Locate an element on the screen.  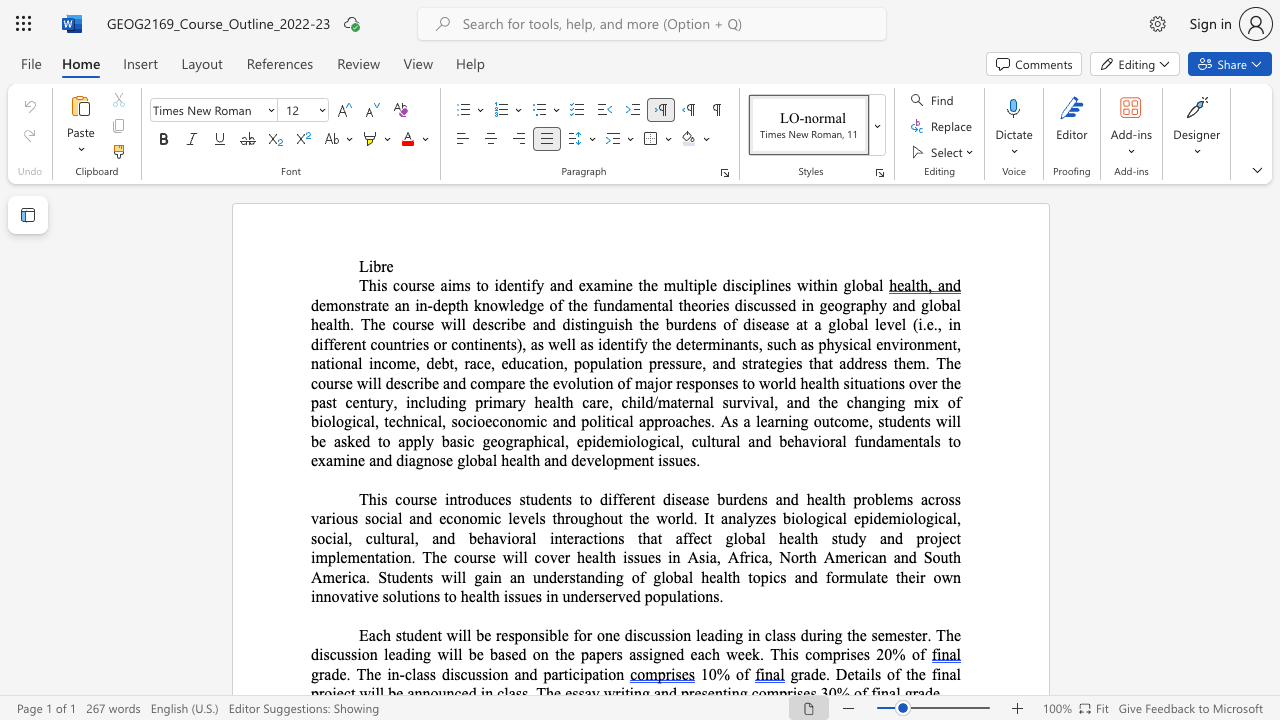
the 1th character "n" in the text is located at coordinates (758, 440).